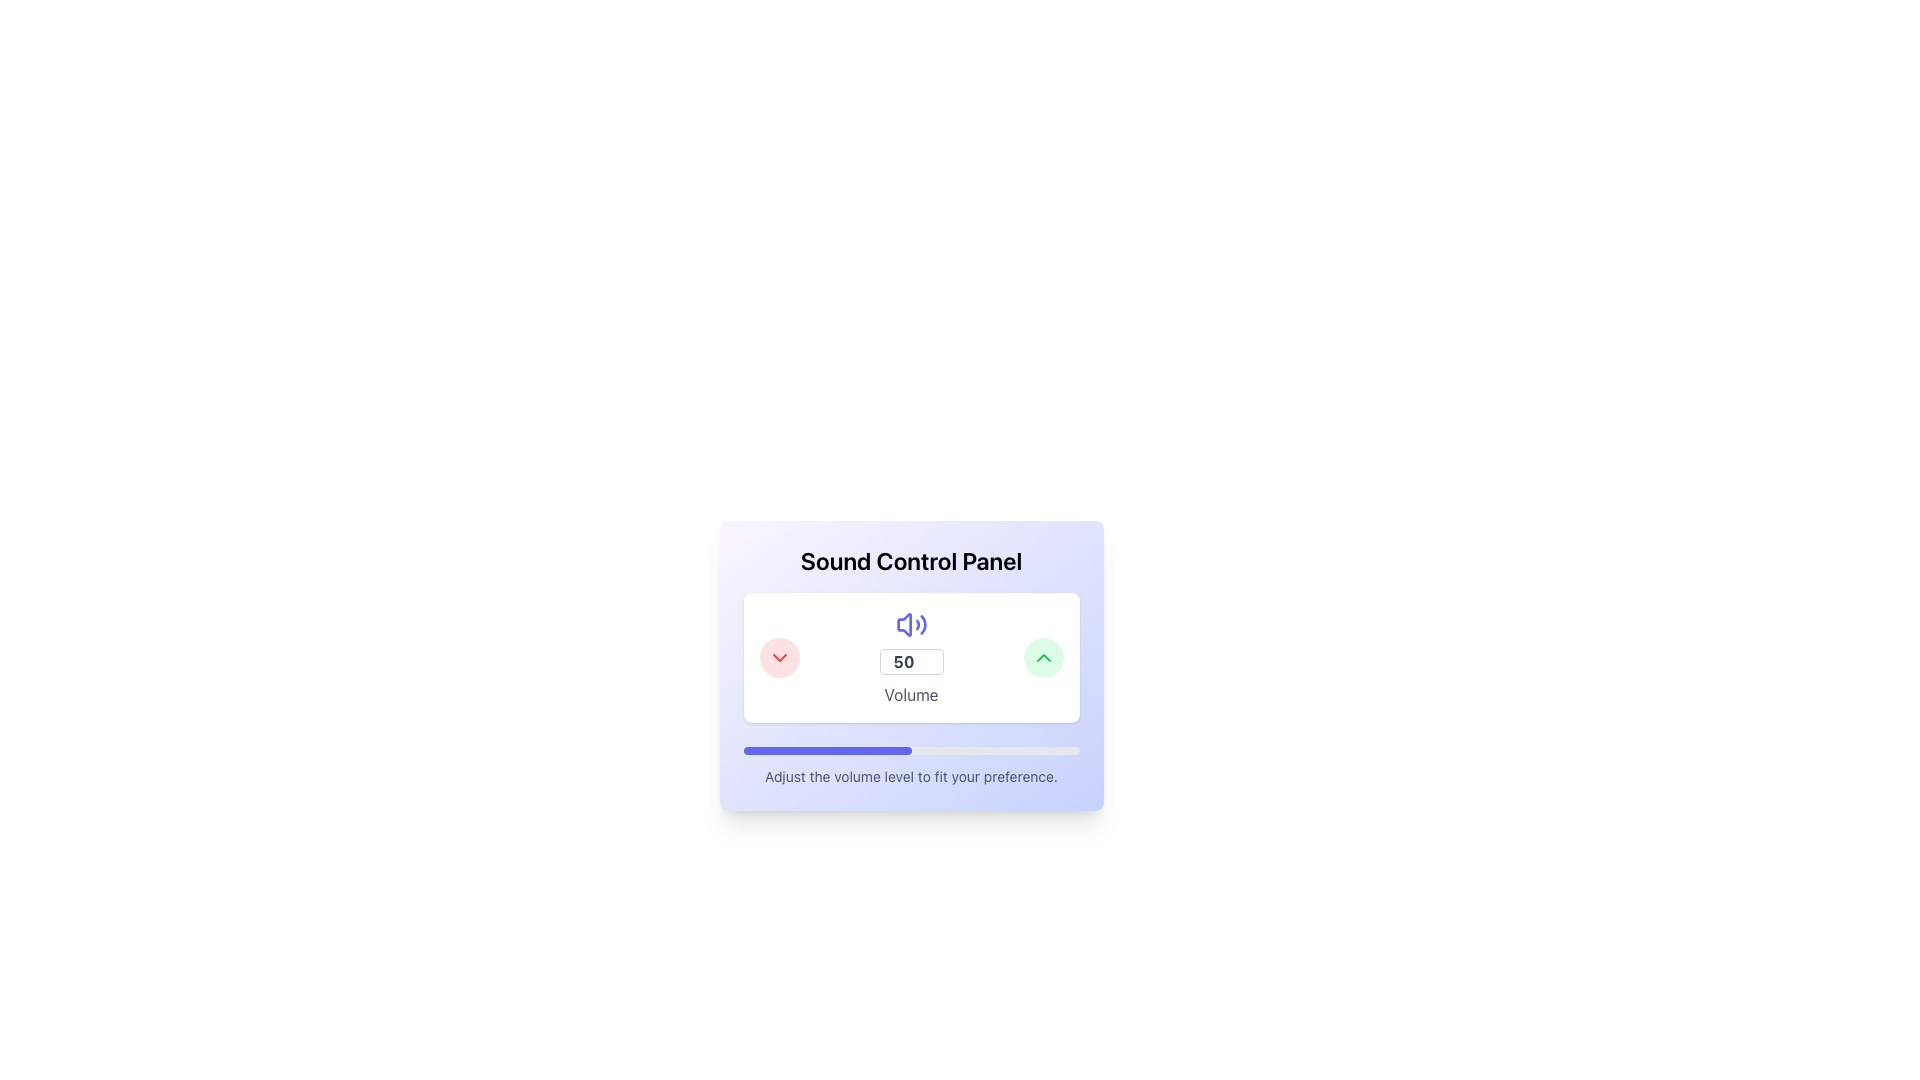 This screenshot has width=1920, height=1080. I want to click on the volume, so click(824, 751).